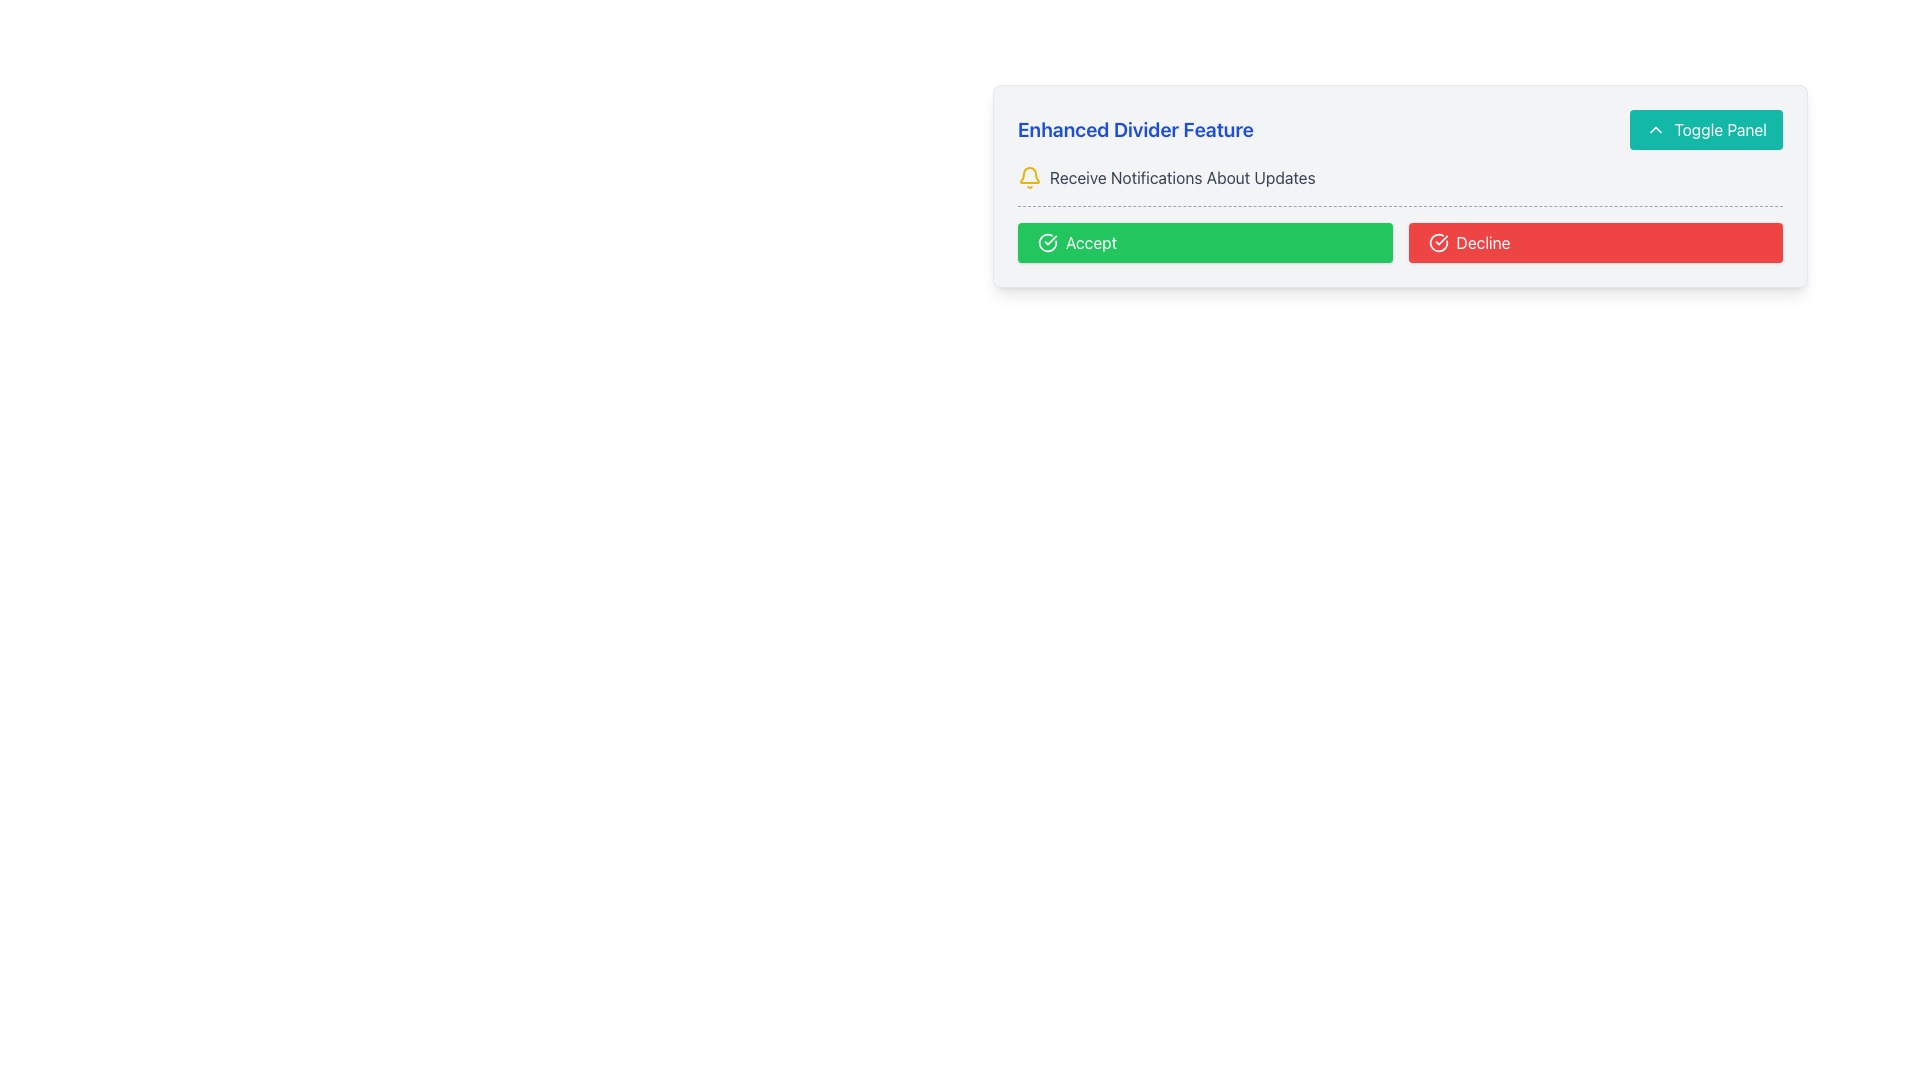 This screenshot has width=1920, height=1080. What do you see at coordinates (1182, 176) in the screenshot?
I see `descriptive text label for the notifications feature located below the section title 'Enhanced Divider Feature' and above the 'Accept' and 'Decline' buttons` at bounding box center [1182, 176].